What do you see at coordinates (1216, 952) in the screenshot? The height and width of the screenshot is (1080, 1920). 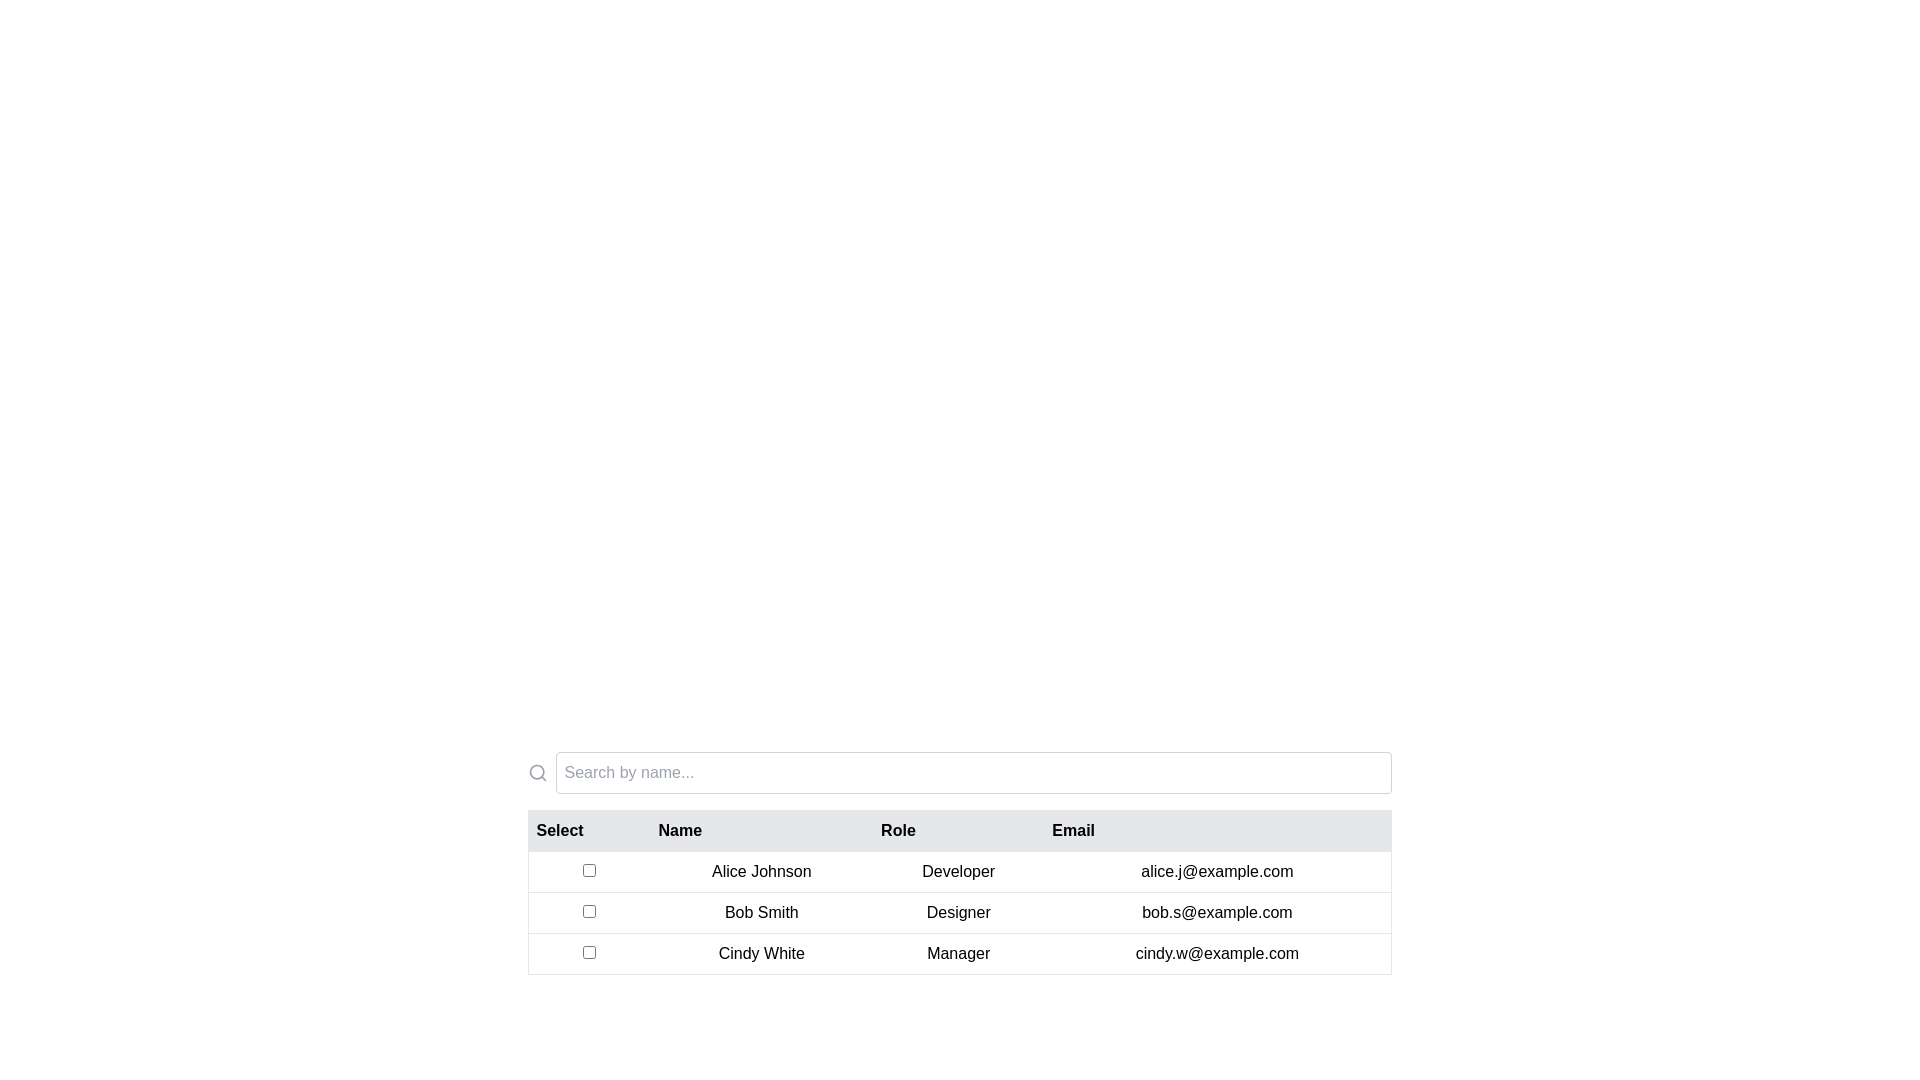 I see `the static text label displaying the email address for 'Cindy White' located in the last row of the table under the 'Email' column to copy the email address` at bounding box center [1216, 952].